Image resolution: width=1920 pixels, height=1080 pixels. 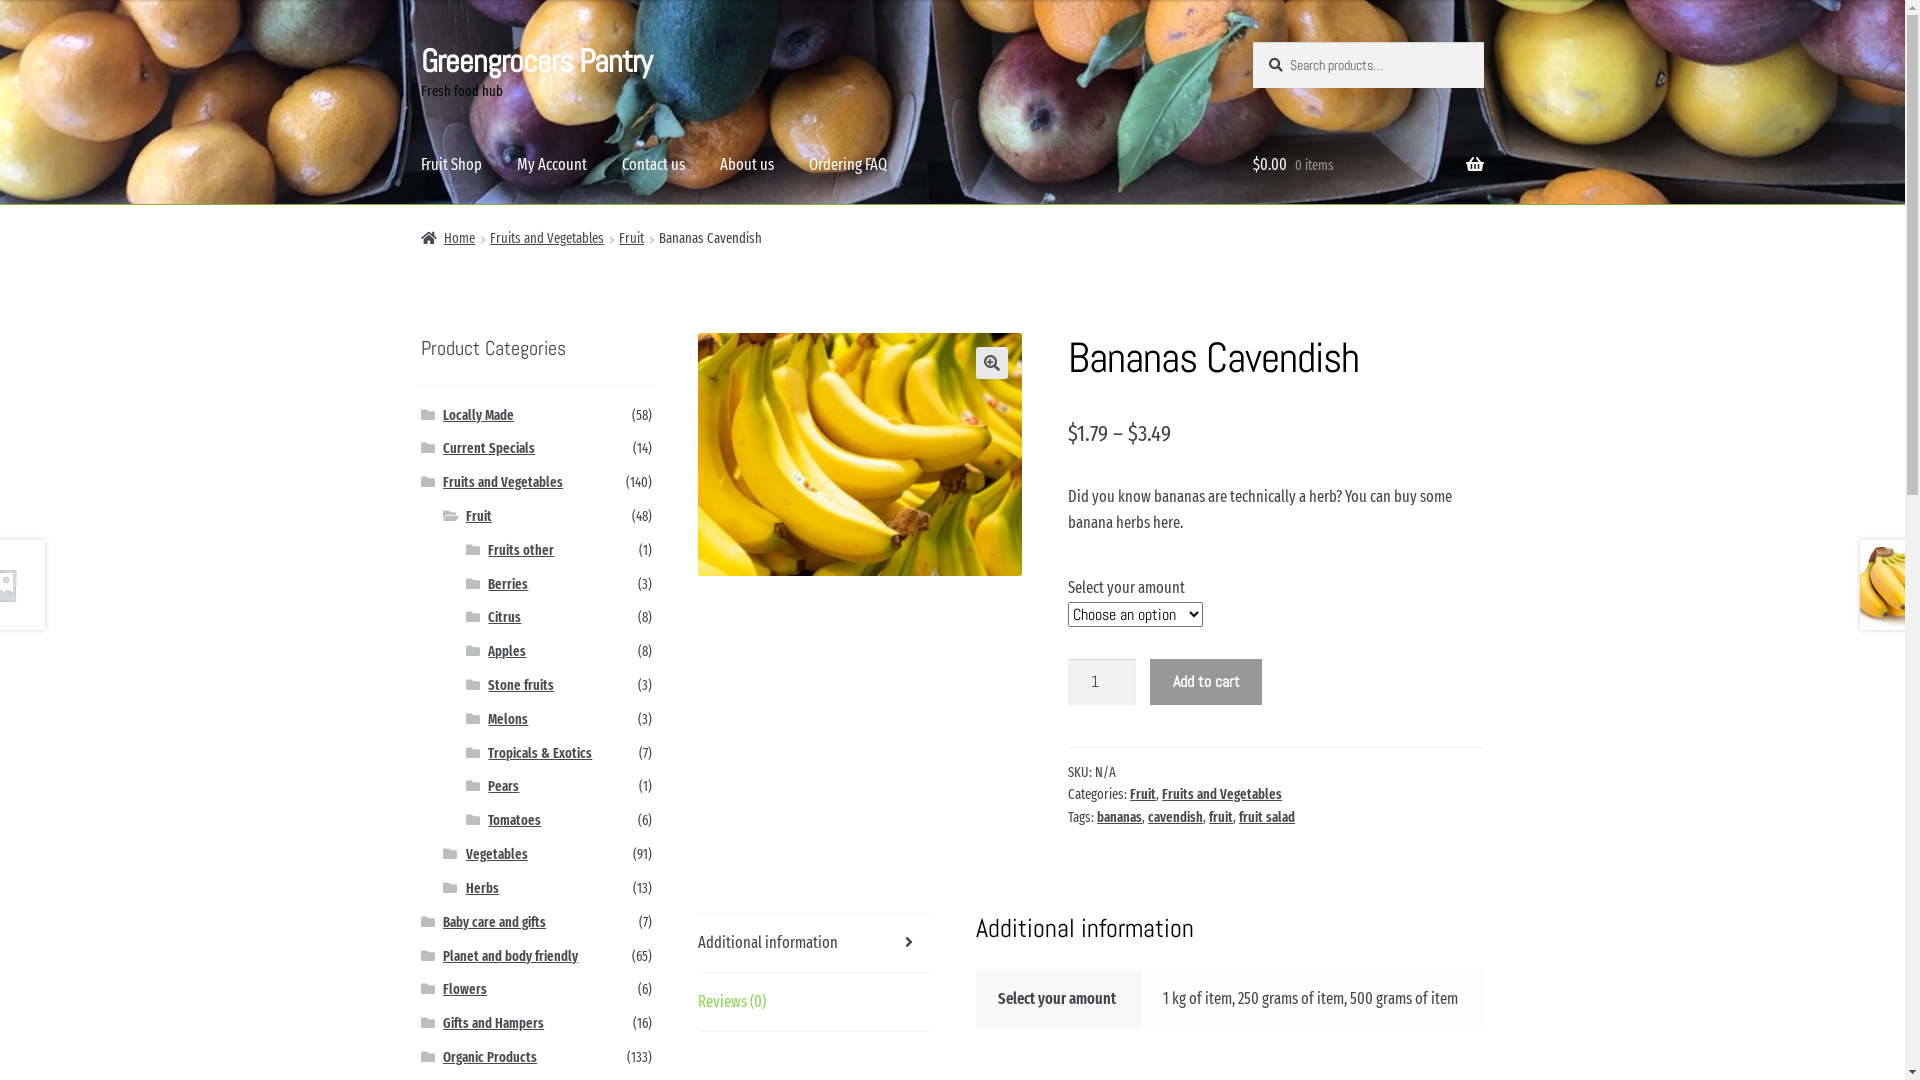 What do you see at coordinates (1175, 817) in the screenshot?
I see `'cavendish'` at bounding box center [1175, 817].